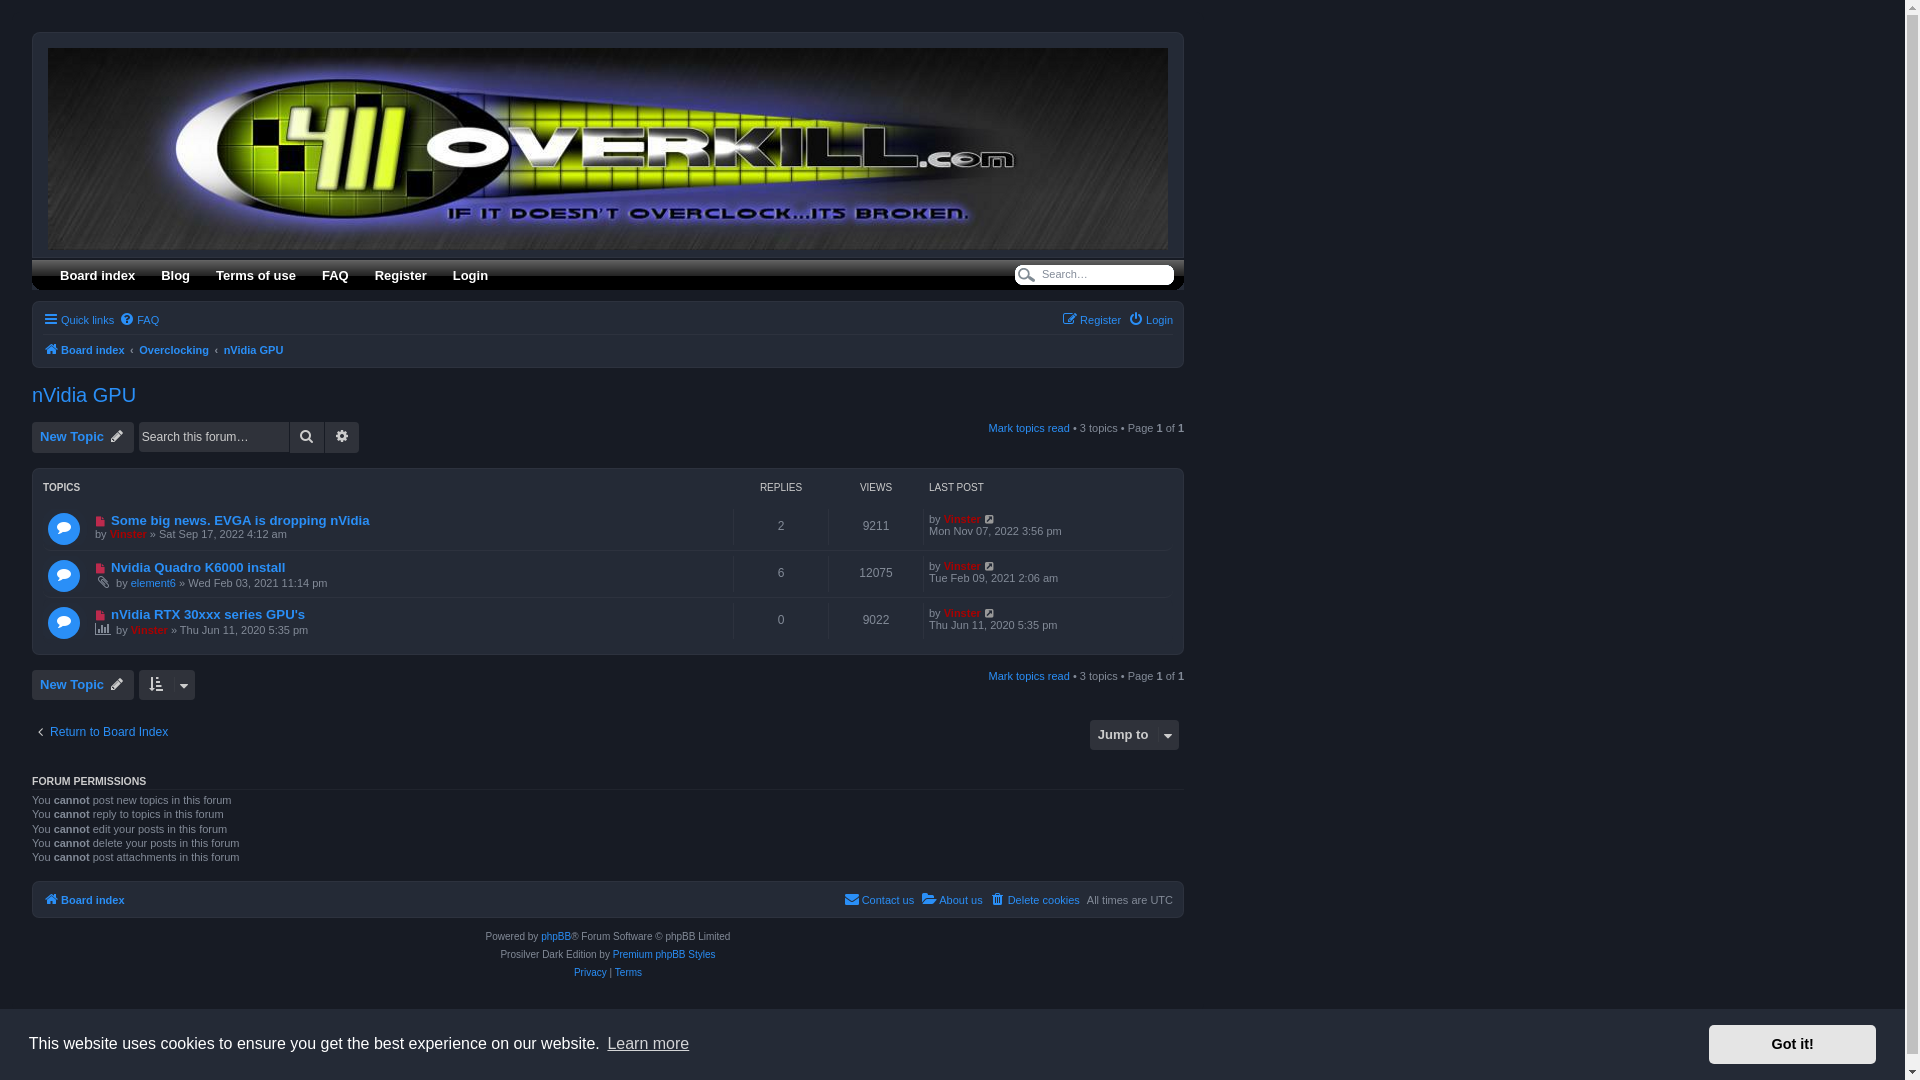  I want to click on 'About us', so click(950, 898).